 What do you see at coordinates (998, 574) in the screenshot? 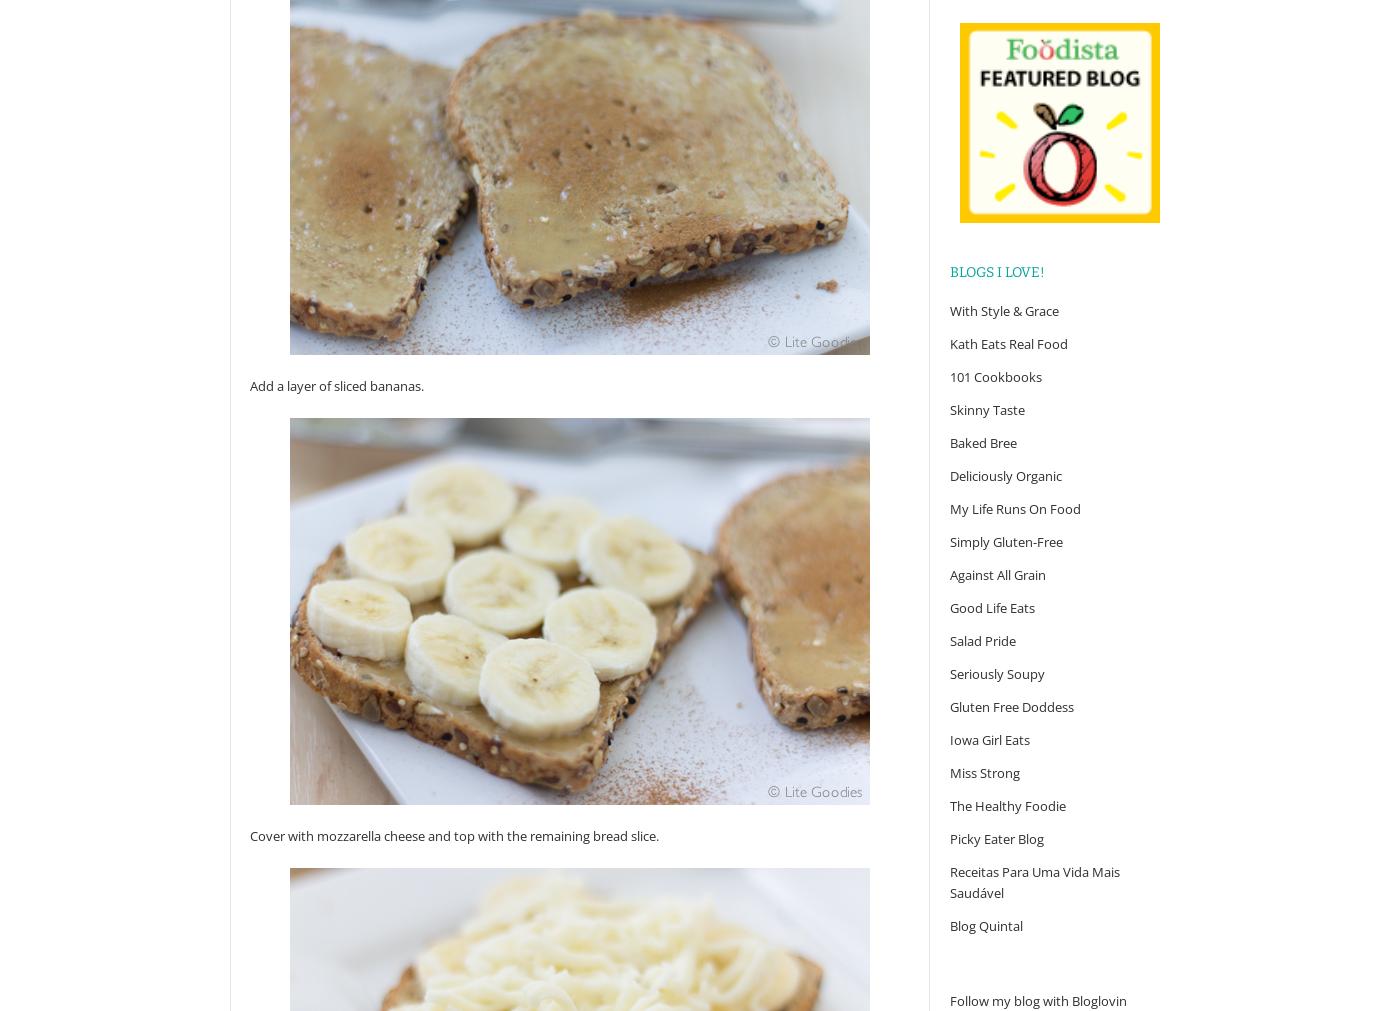
I see `'Against All Grain'` at bounding box center [998, 574].